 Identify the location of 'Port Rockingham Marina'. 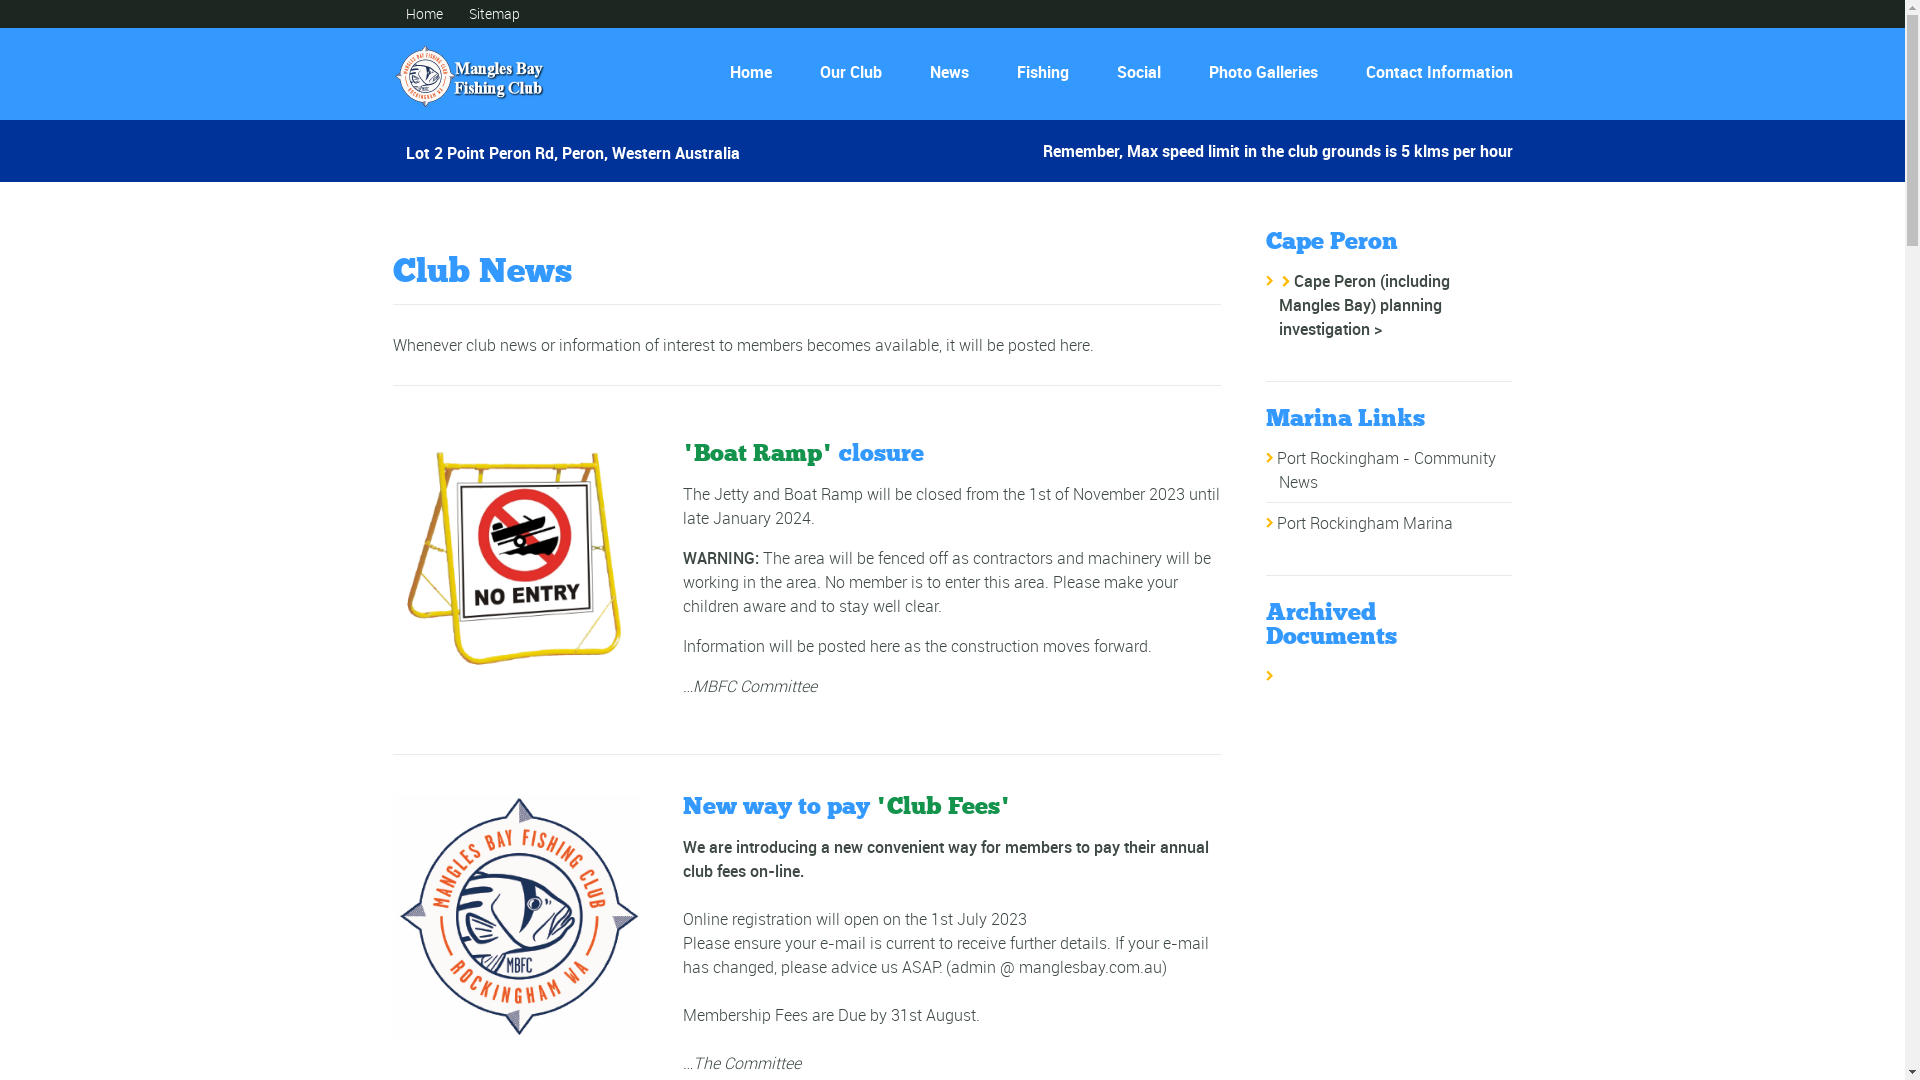
(1275, 522).